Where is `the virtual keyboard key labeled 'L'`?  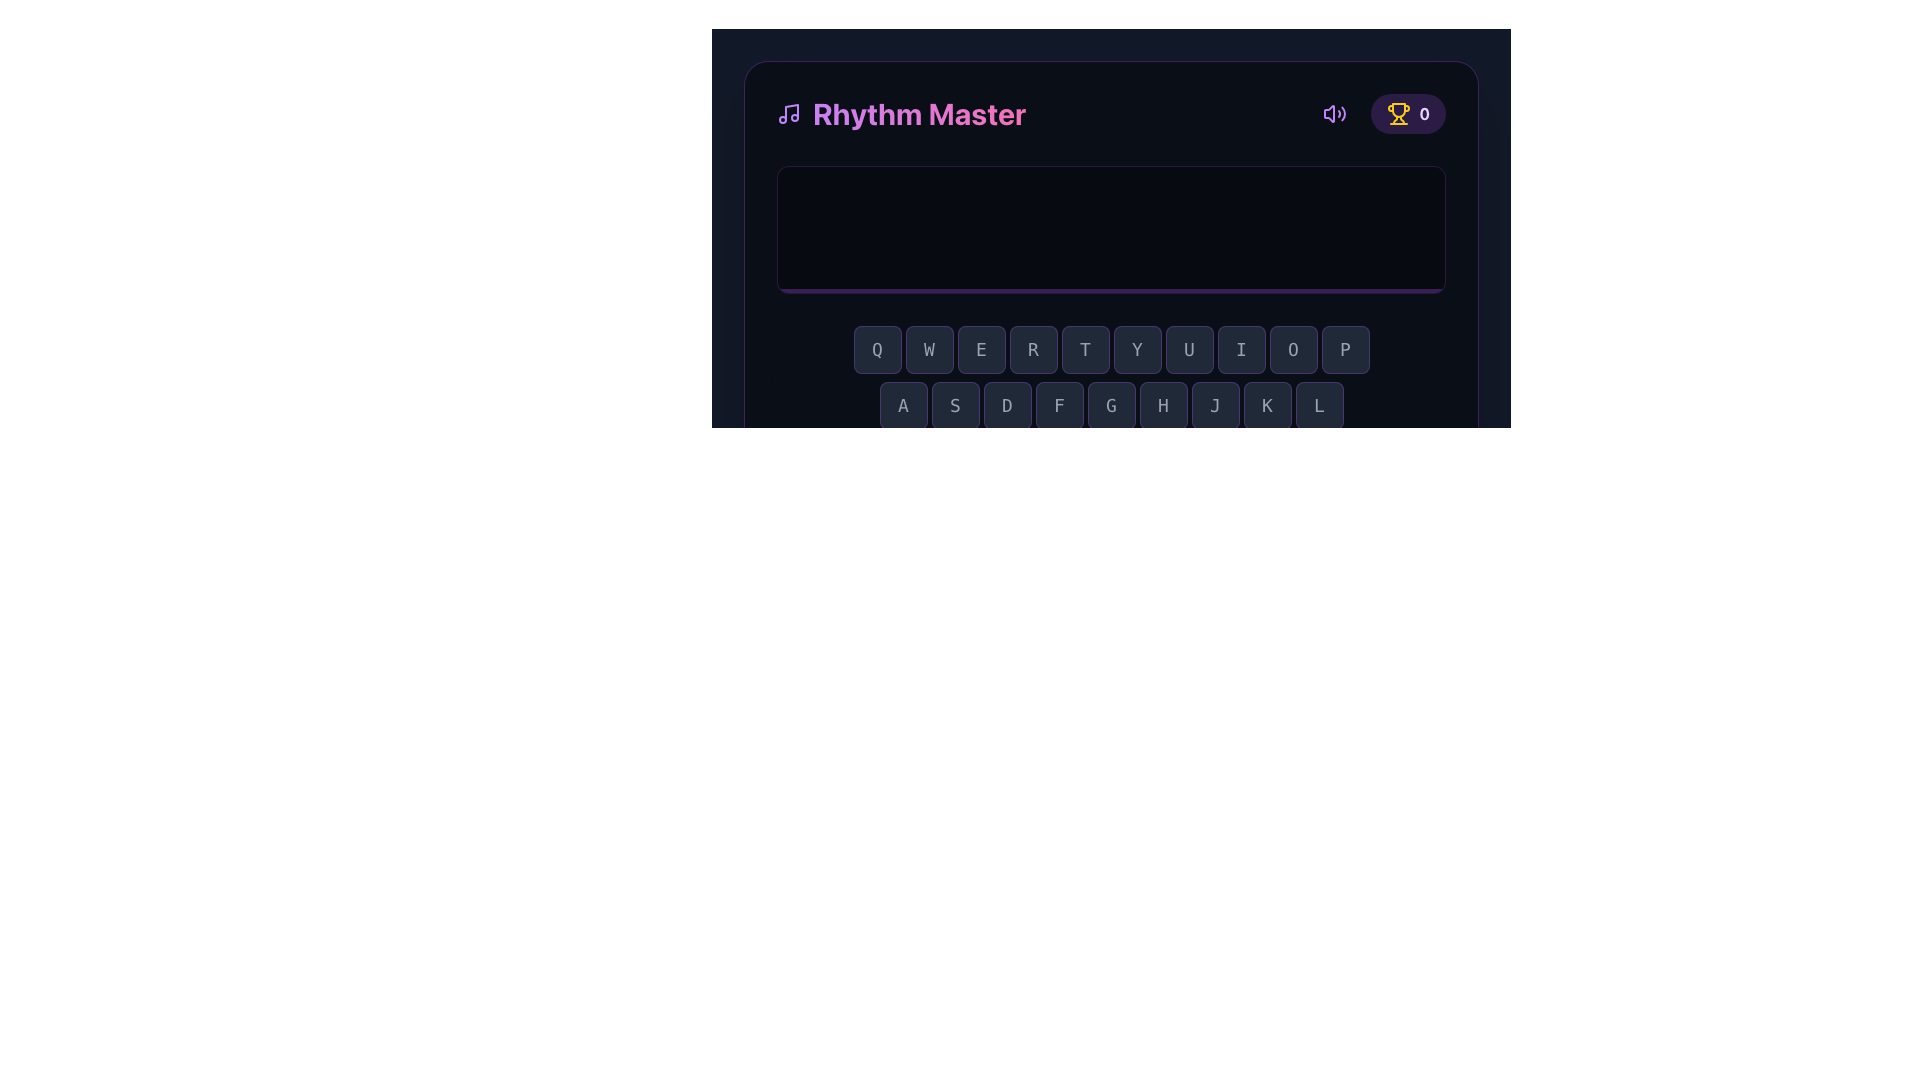
the virtual keyboard key labeled 'L' is located at coordinates (1319, 405).